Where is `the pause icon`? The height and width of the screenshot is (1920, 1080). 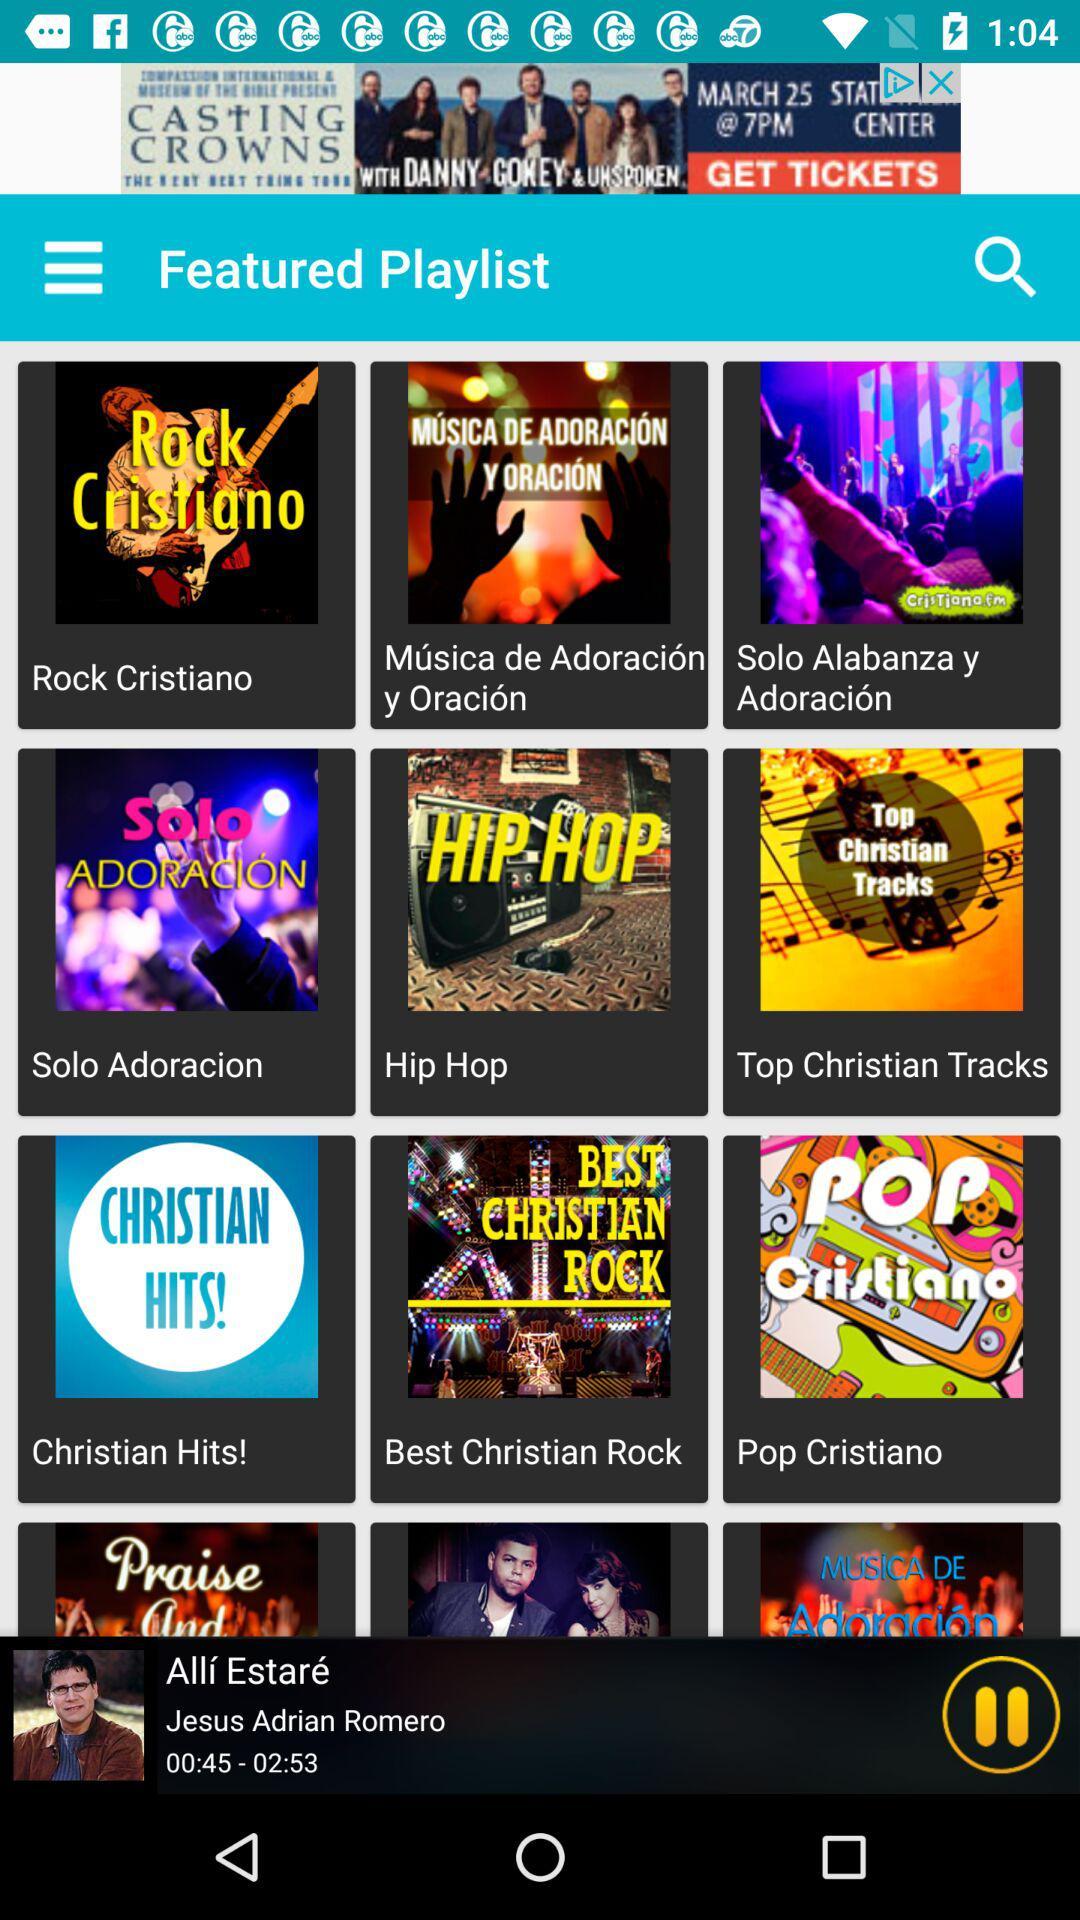
the pause icon is located at coordinates (1001, 1714).